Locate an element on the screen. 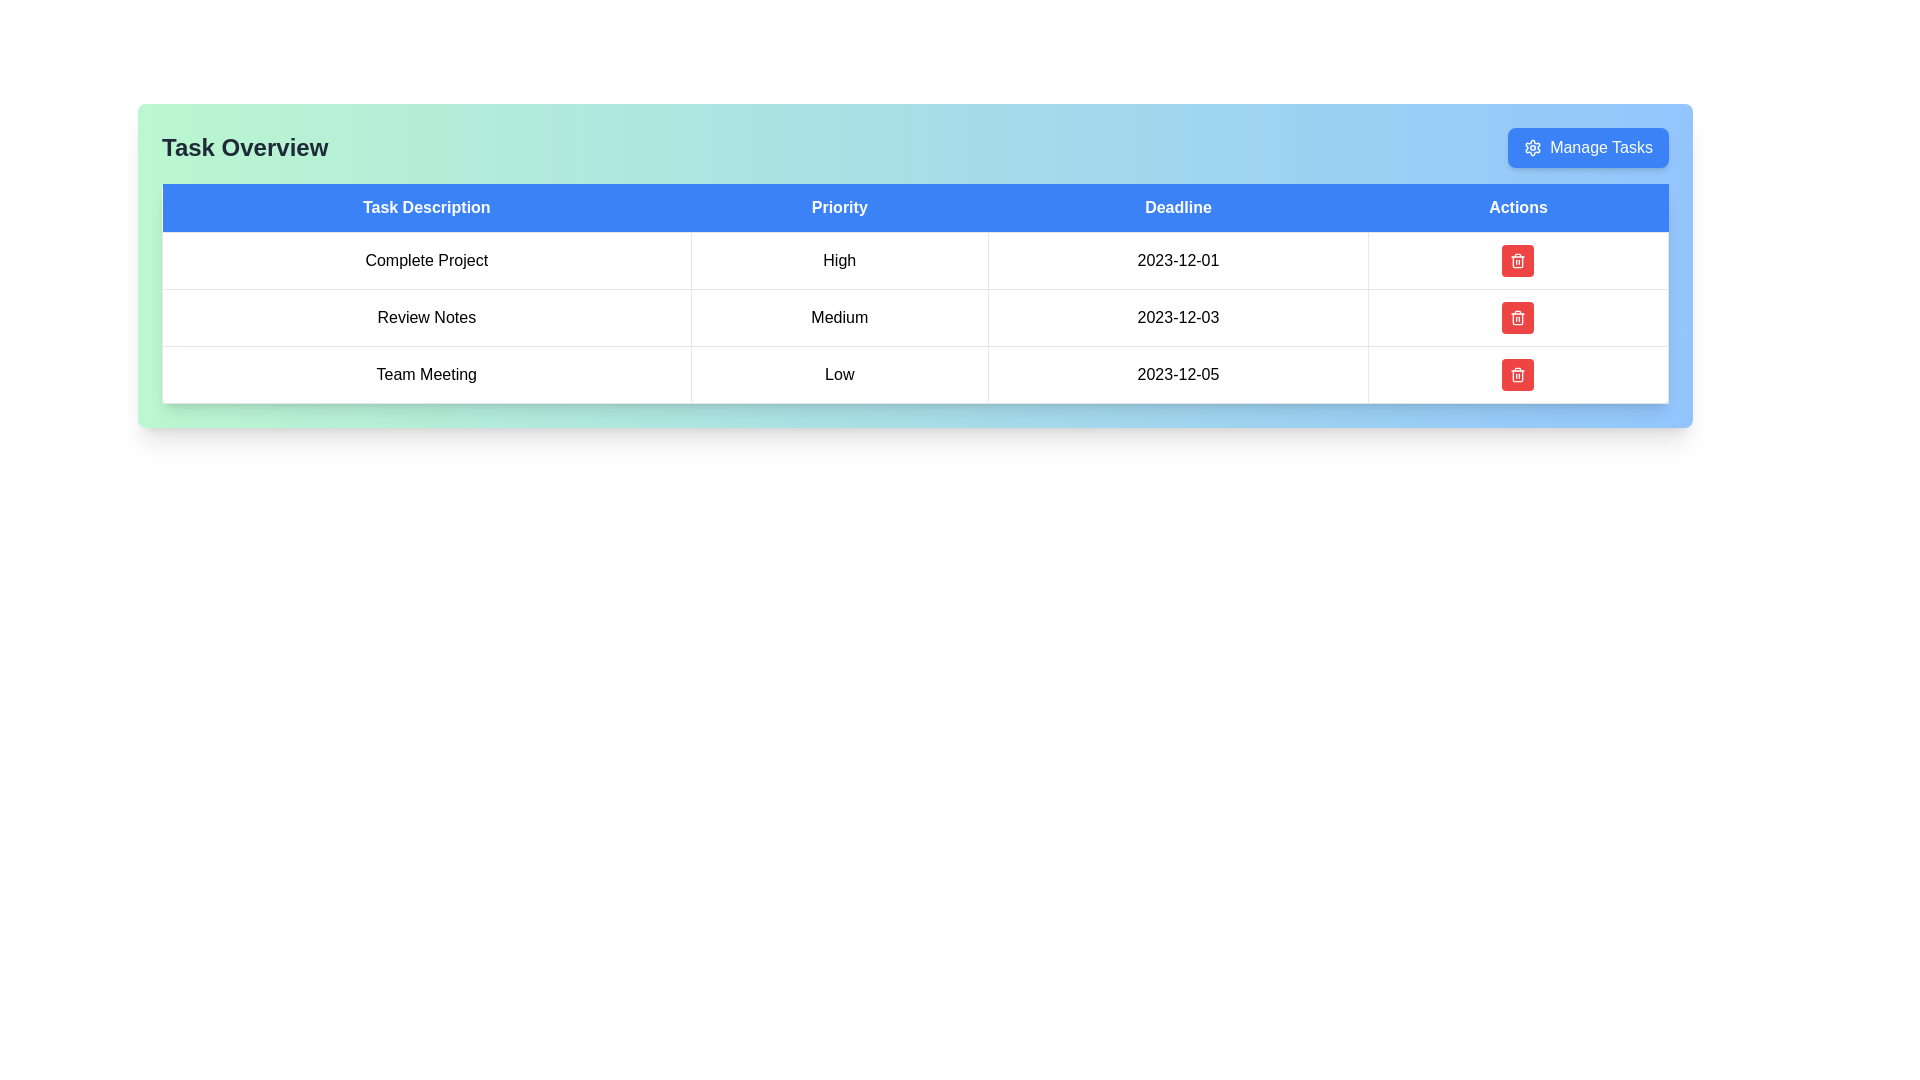  on the middle row of the task management interface that contains the task entry 'Review Notes' is located at coordinates (914, 316).